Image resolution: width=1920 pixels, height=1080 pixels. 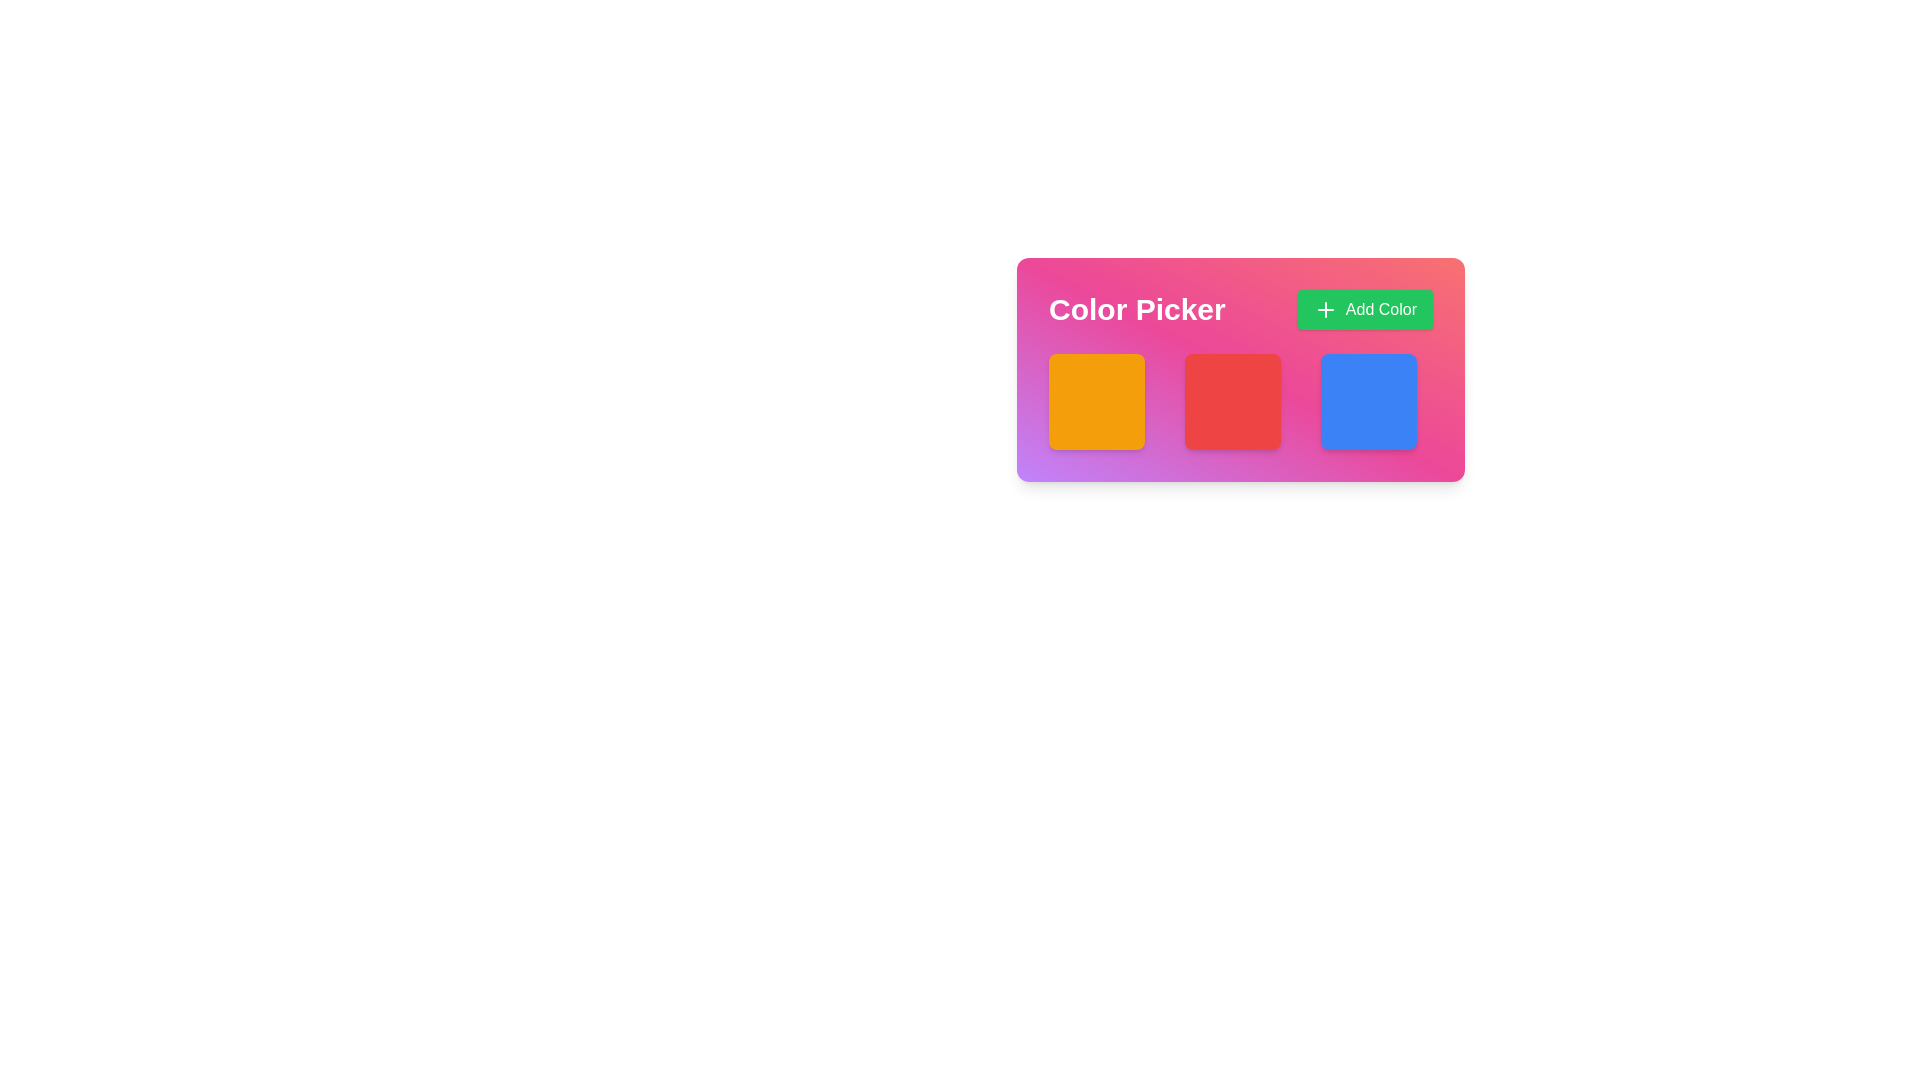 I want to click on the button located to the right of the 'Color Picker' header, so click(x=1364, y=309).